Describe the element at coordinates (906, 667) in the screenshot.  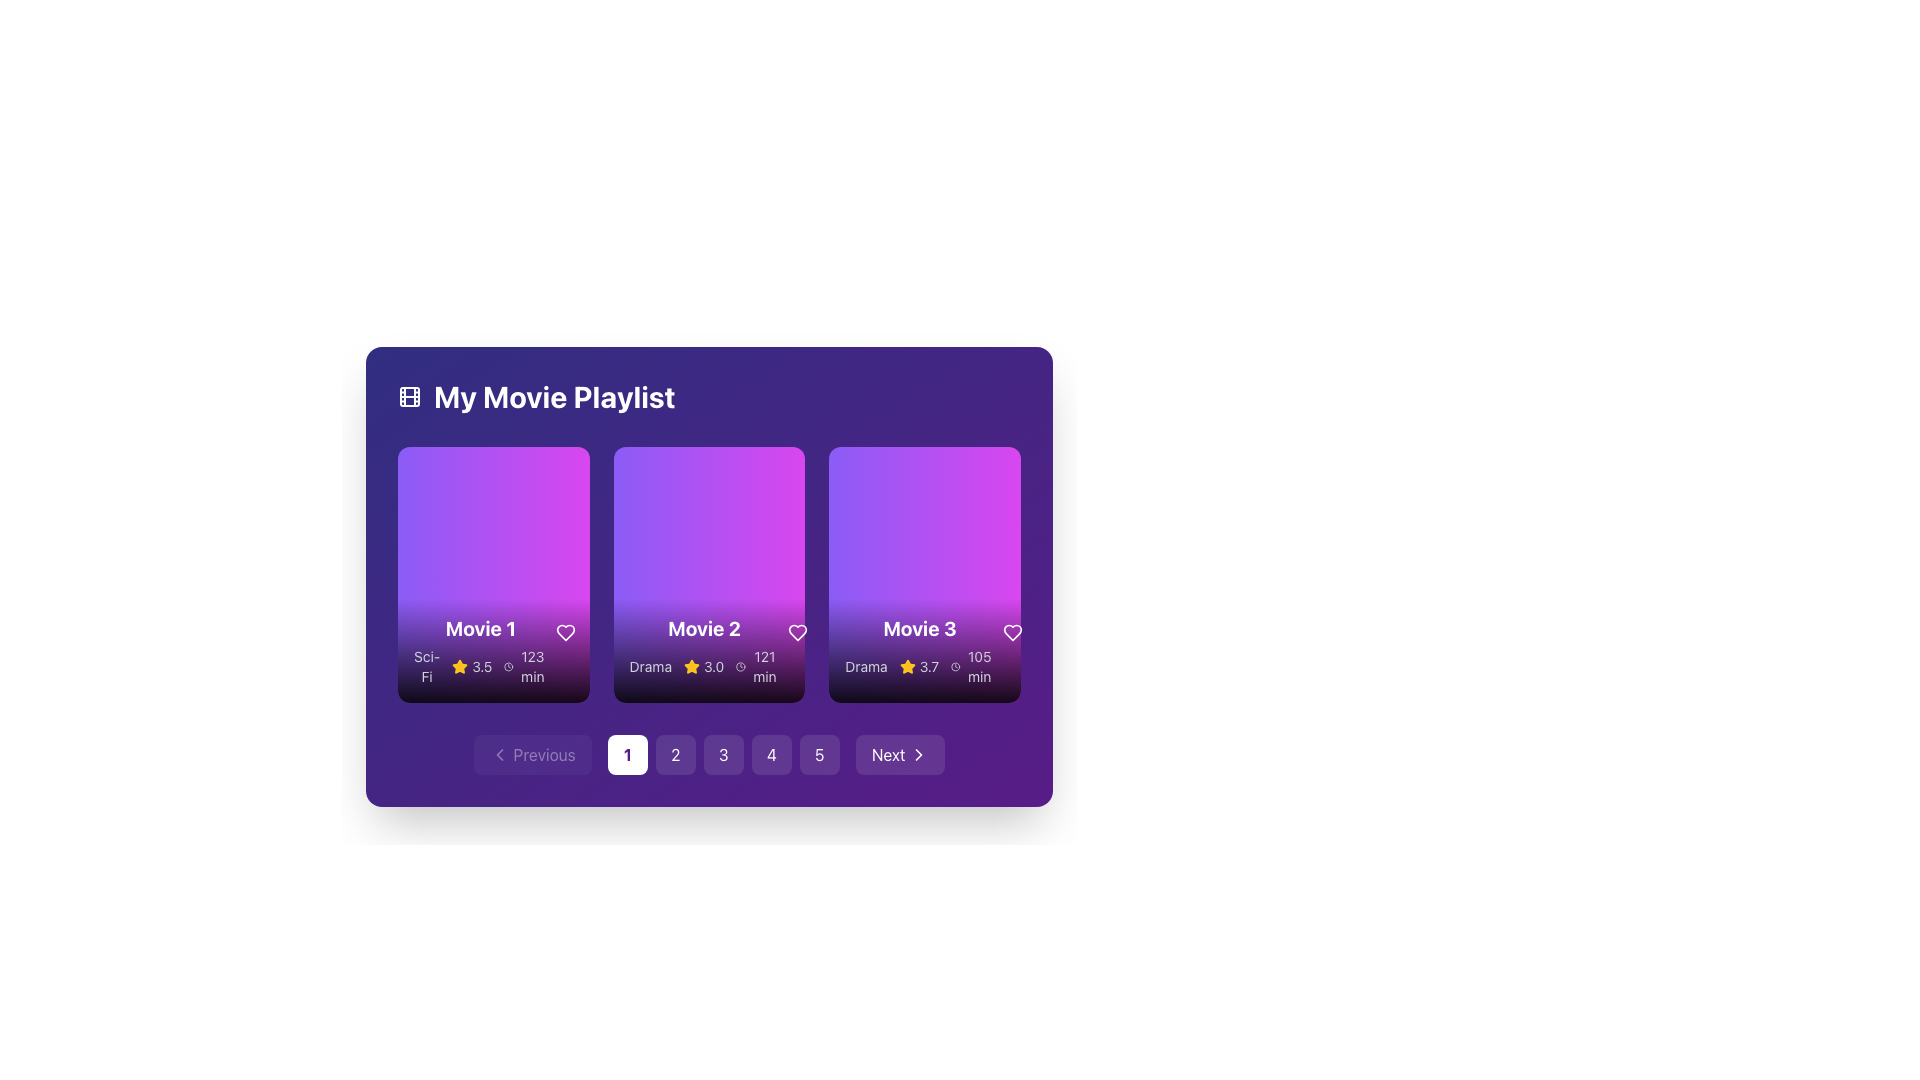
I see `the Rating icon (star) located in the rating section of the 'Movie 3' card, next to the numeric rating value` at that location.